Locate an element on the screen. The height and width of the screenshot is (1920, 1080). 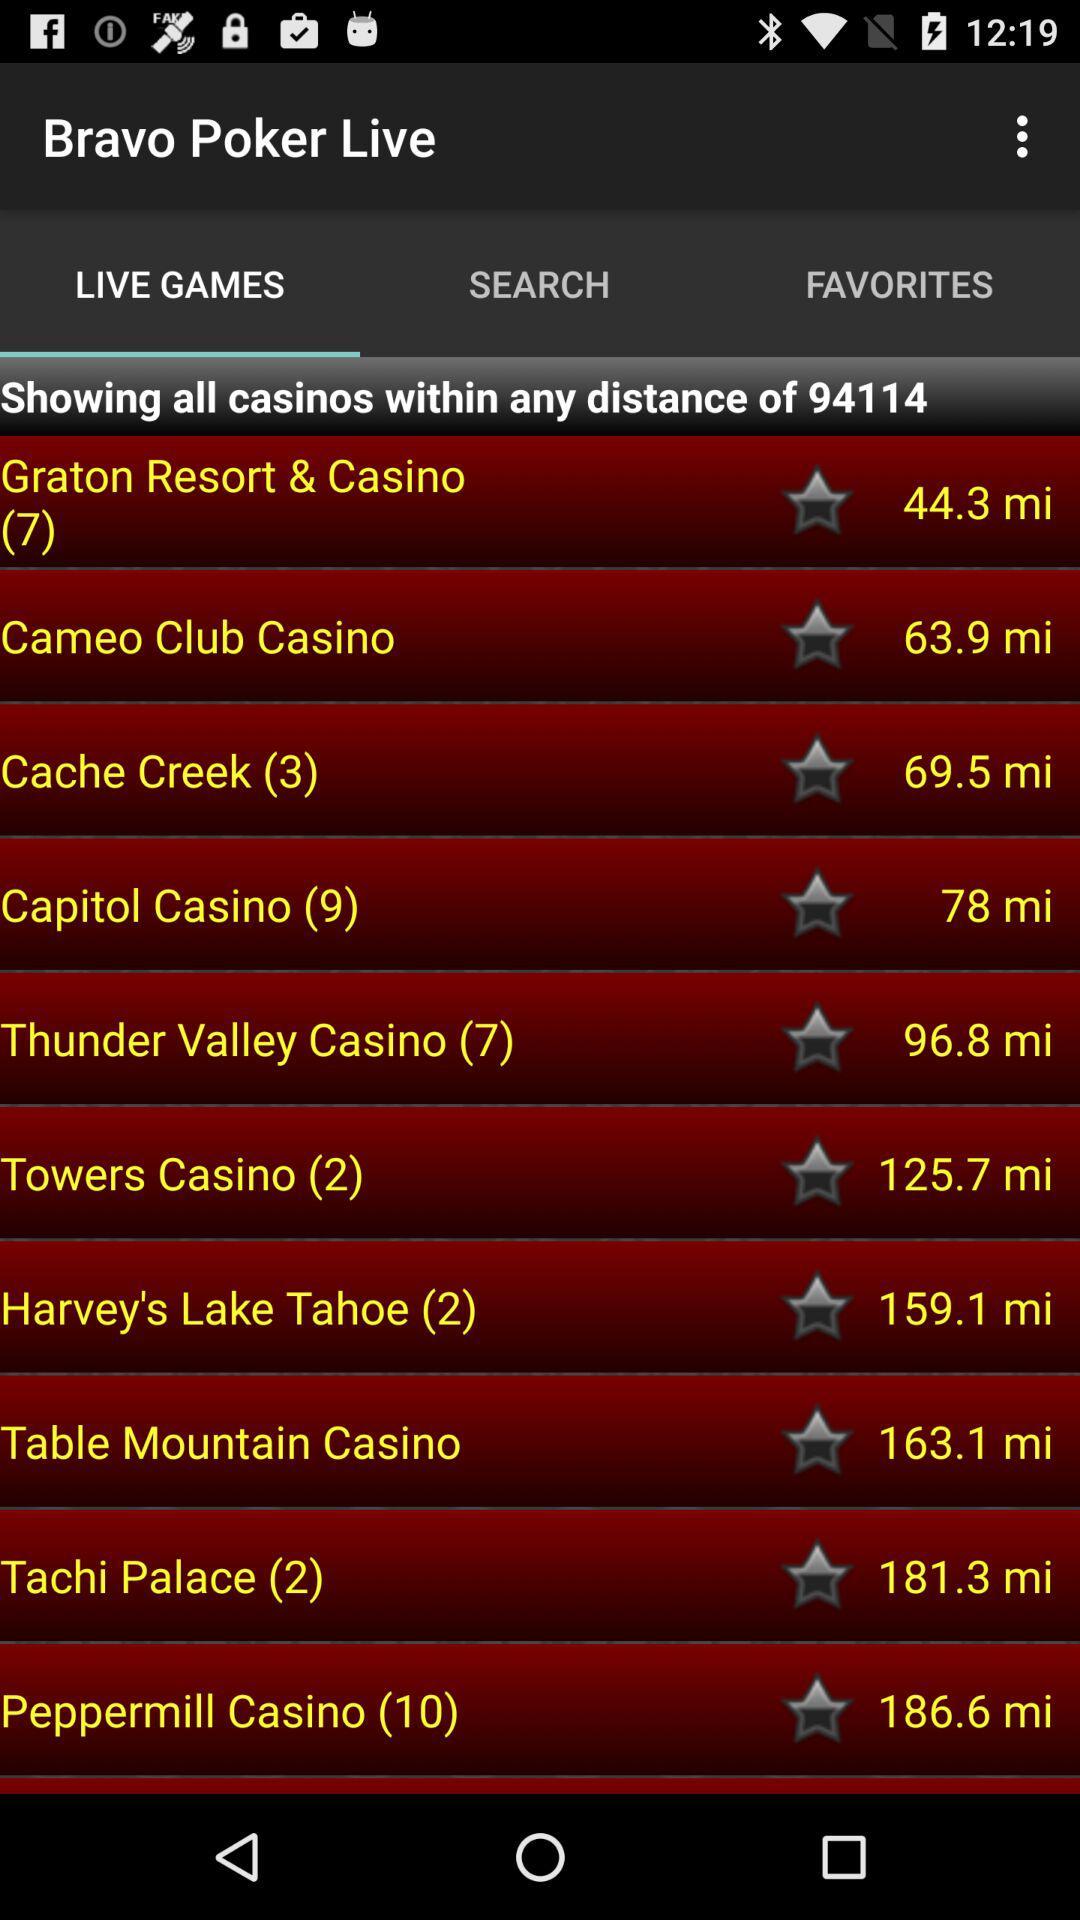
the thunder valley casino item is located at coordinates (261, 1038).